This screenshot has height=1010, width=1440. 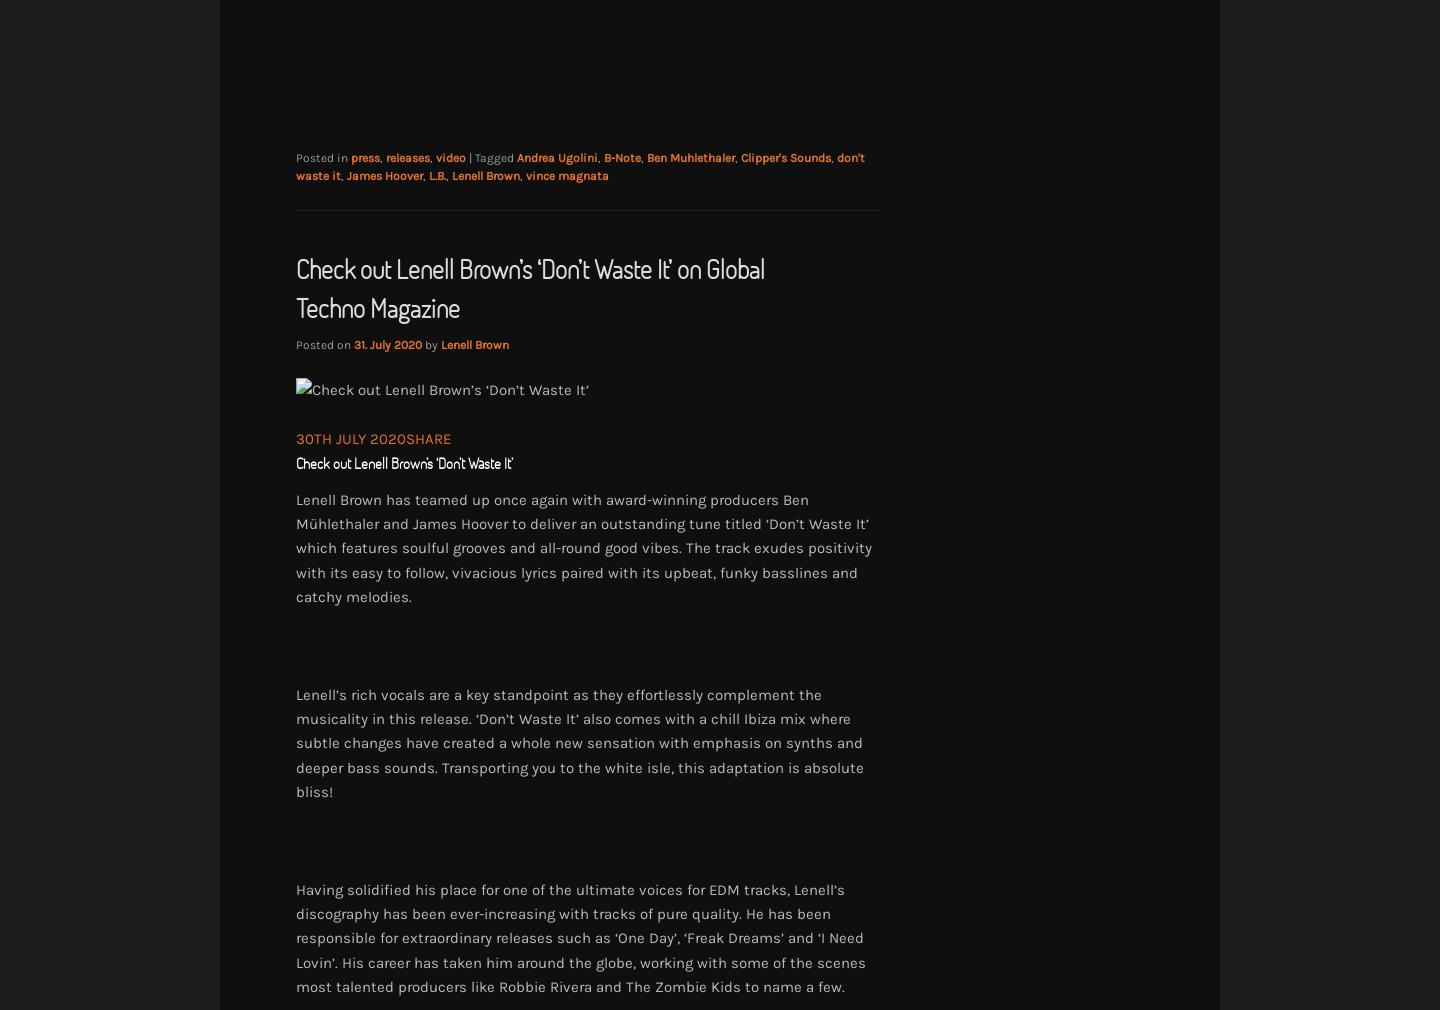 What do you see at coordinates (581, 937) in the screenshot?
I see `'Having solidified his place for one of the ultimate voices for EDM tracks, Lenell’s discography has been ever-increasing with tracks of pure quality. He has been responsible for extraordinary releases such as ‘One Day’, ‘Freak Dreams’ and ‘I Need Lovin’. His career has taken him around the globe, working with some of the scenes most talented producers like Robbie Rivera and The Zombie Kids to name a few.'` at bounding box center [581, 937].